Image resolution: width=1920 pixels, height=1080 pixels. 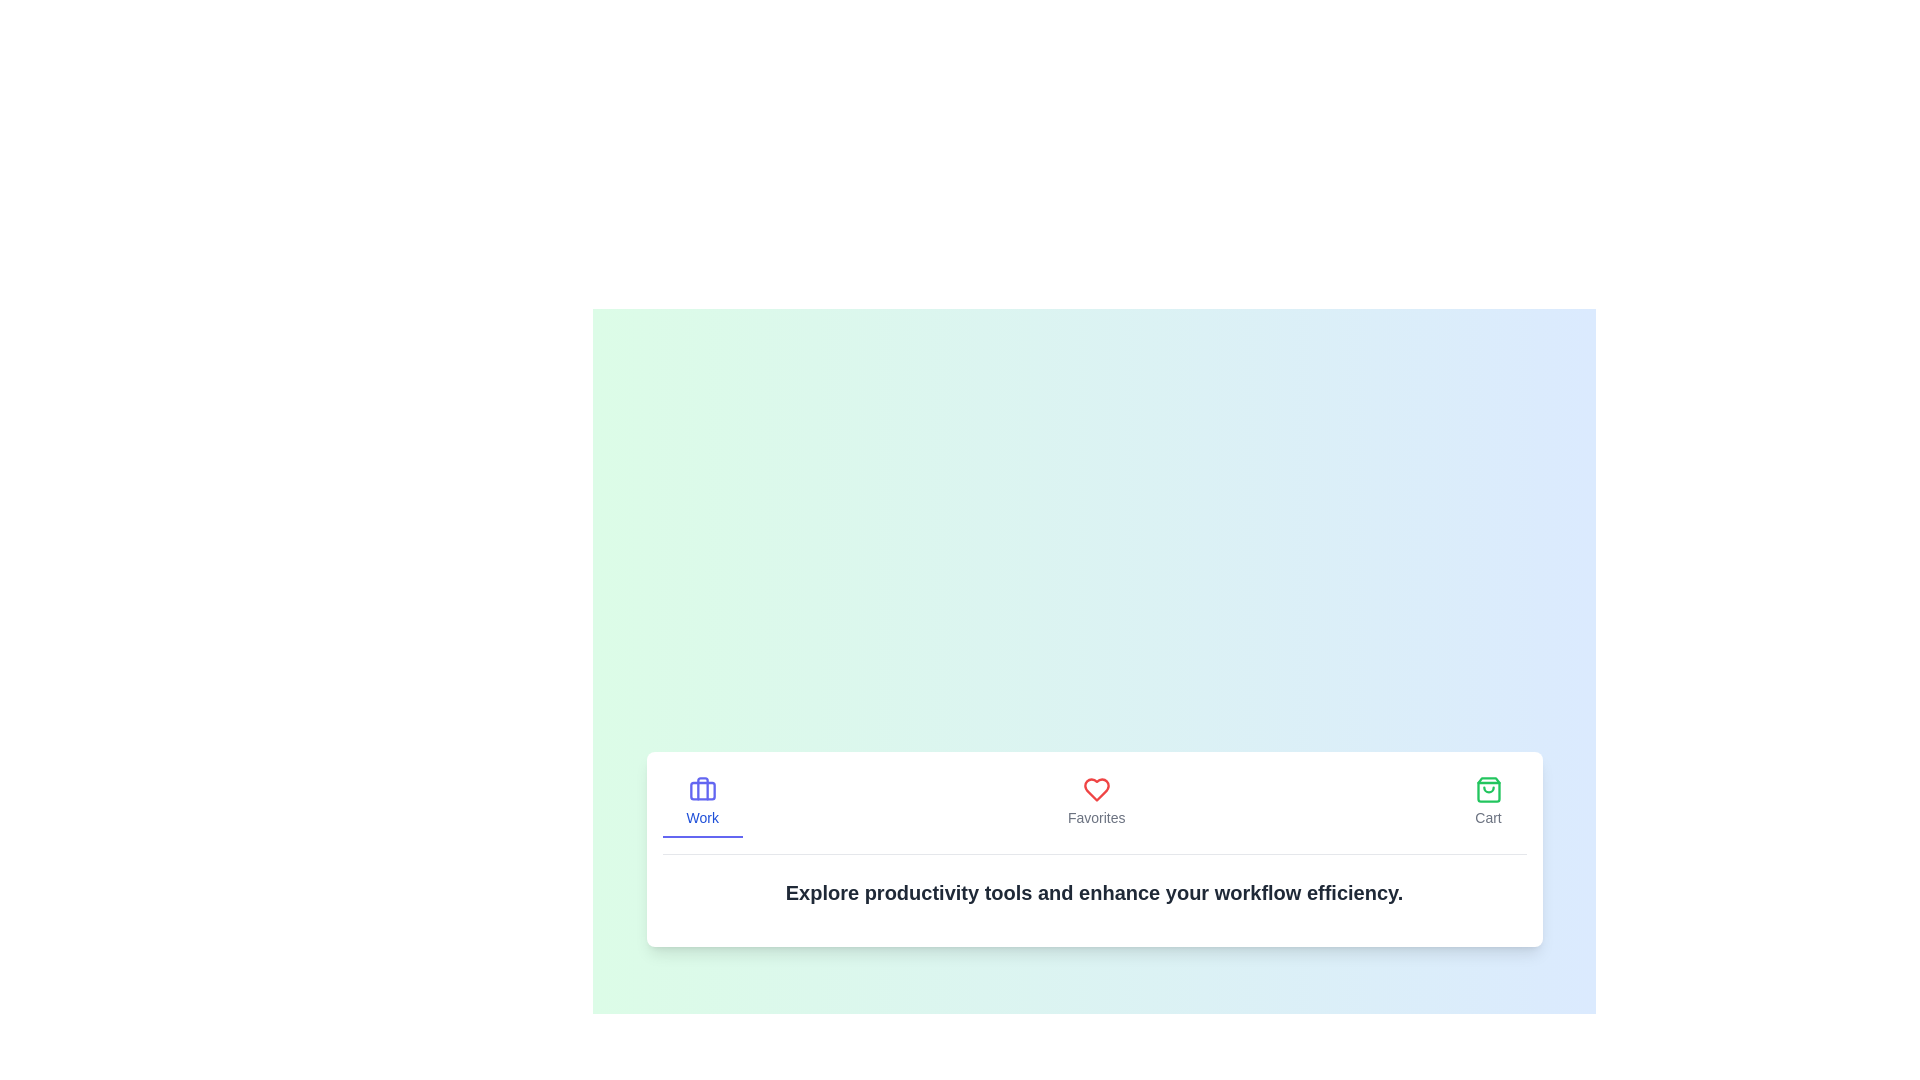 I want to click on the tab icon Work to observe the visual effect, so click(x=702, y=801).